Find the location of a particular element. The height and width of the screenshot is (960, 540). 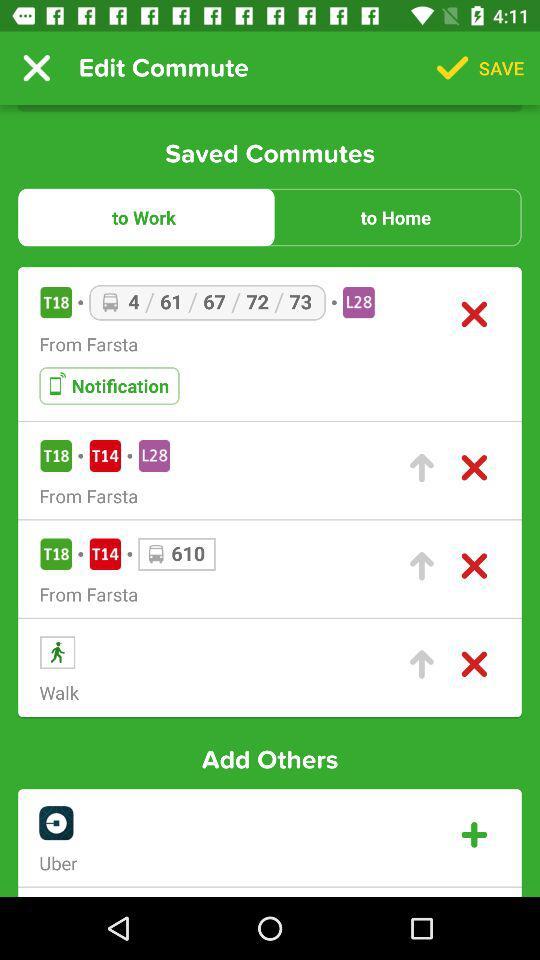

change commute importance is located at coordinates (420, 664).